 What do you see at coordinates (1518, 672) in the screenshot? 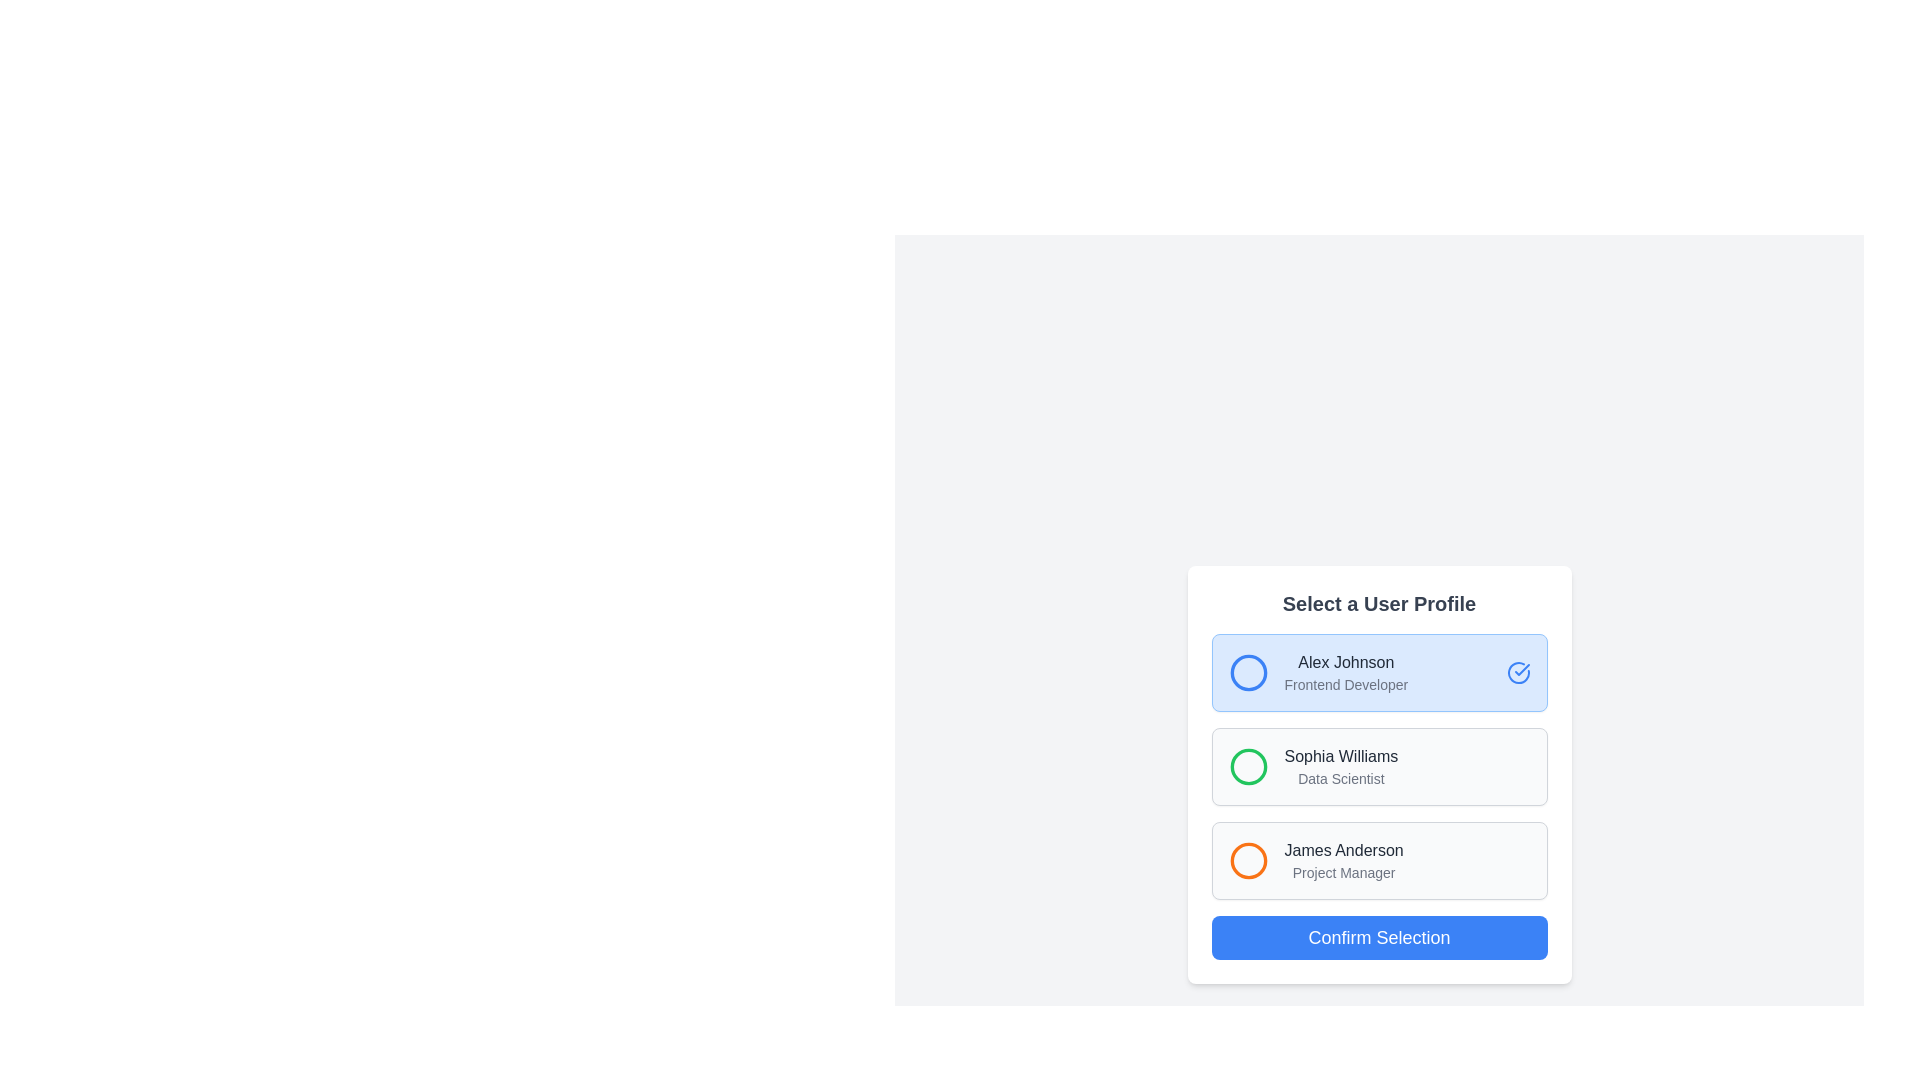
I see `the blue circular segment of the checkmark icon located to the right of the 'Alex Johnson' selection entry in the user profiles list` at bounding box center [1518, 672].